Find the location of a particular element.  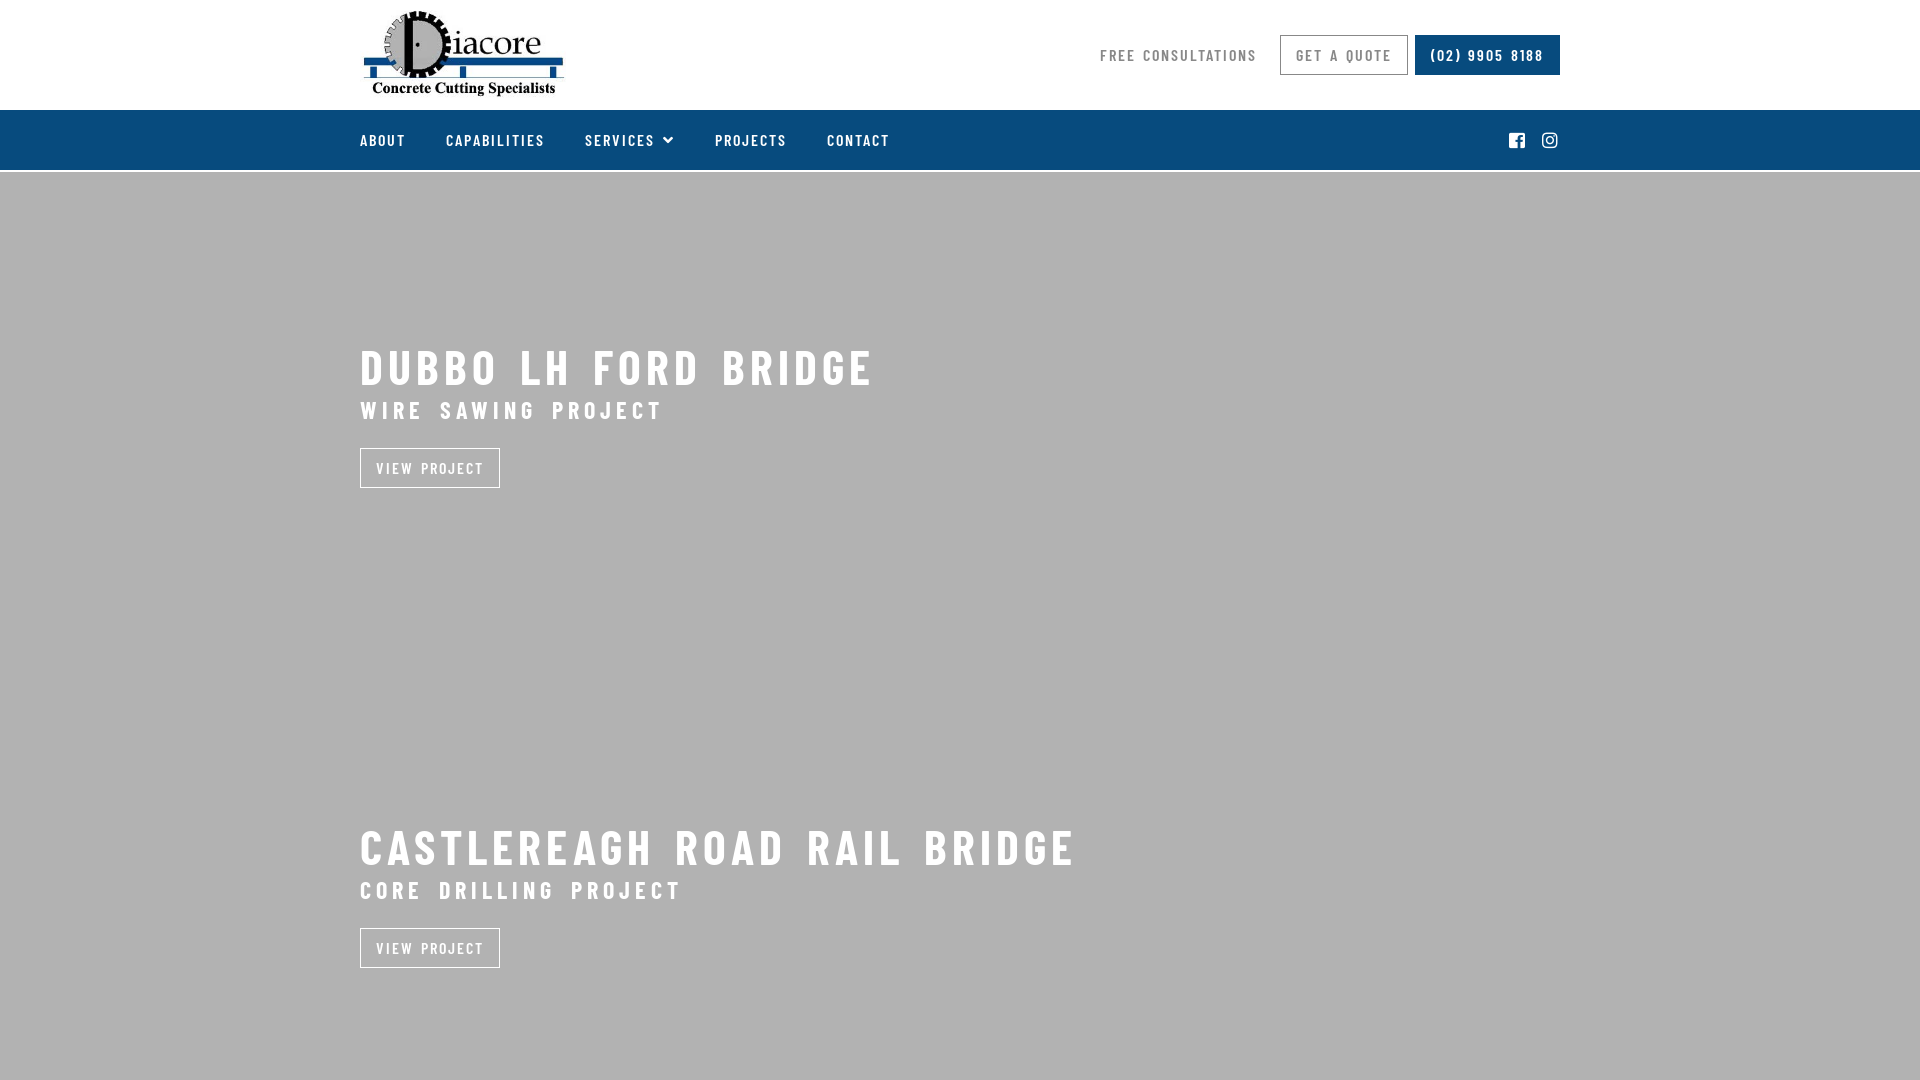

'CAPABILITIES' is located at coordinates (445, 138).